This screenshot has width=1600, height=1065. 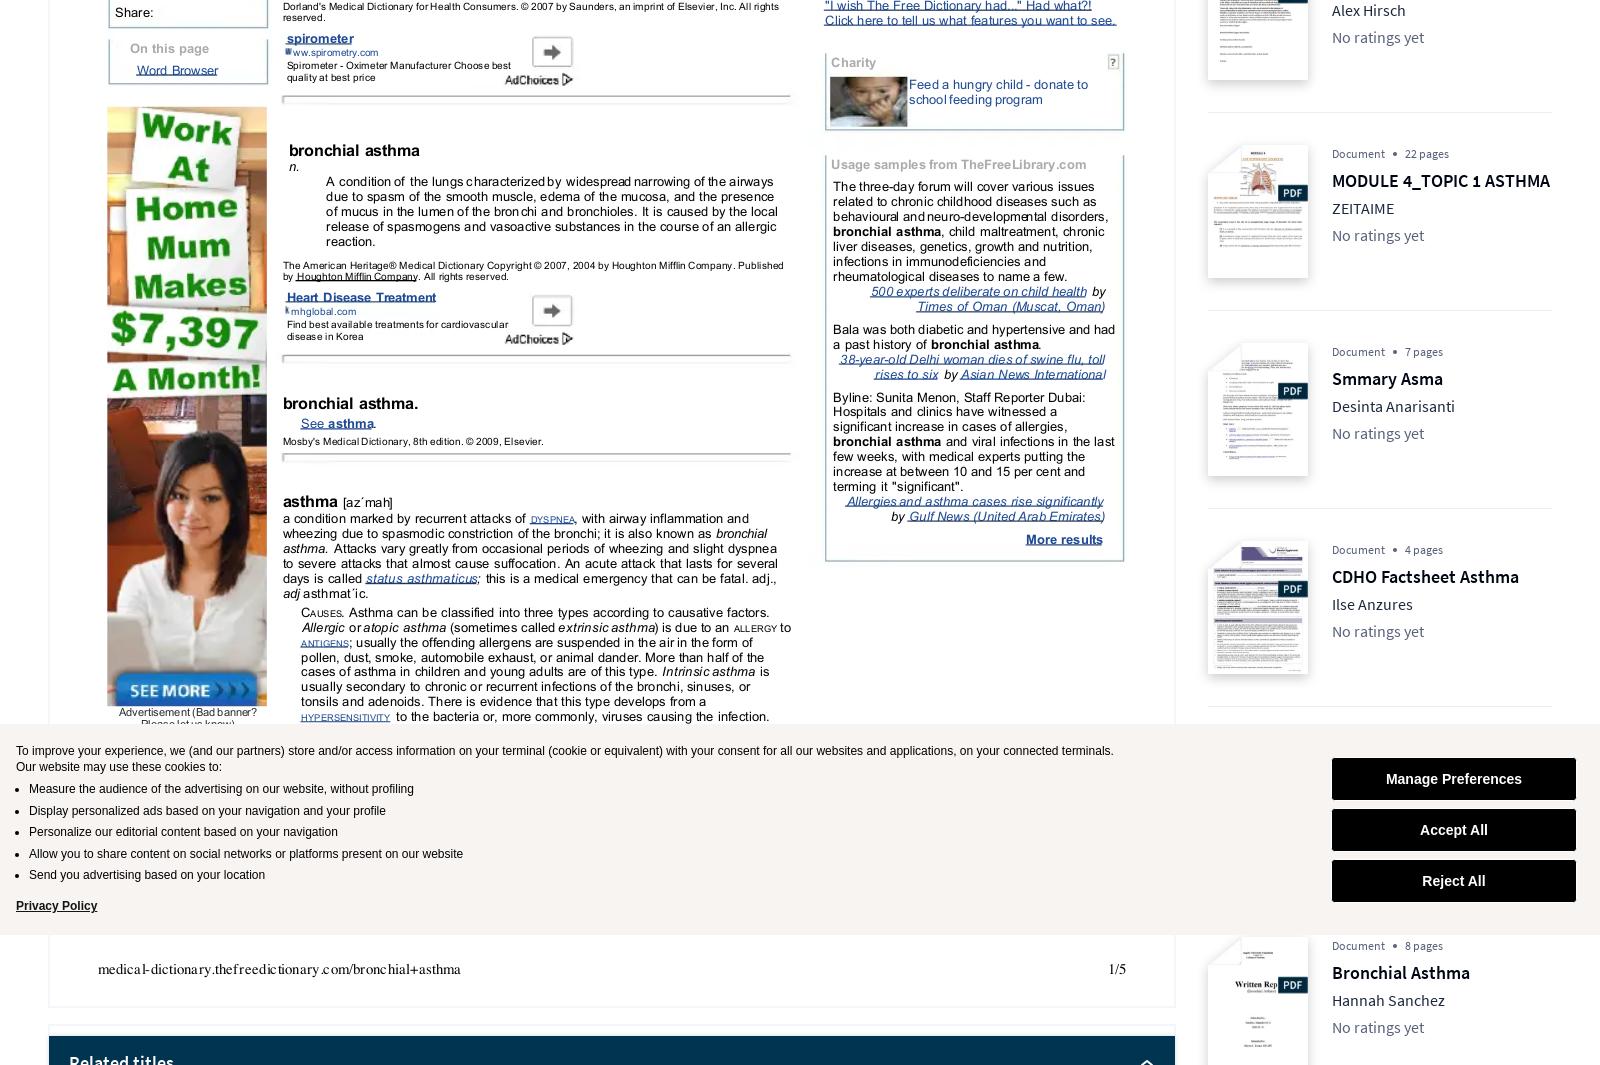 I want to click on '22 pages', so click(x=1404, y=152).